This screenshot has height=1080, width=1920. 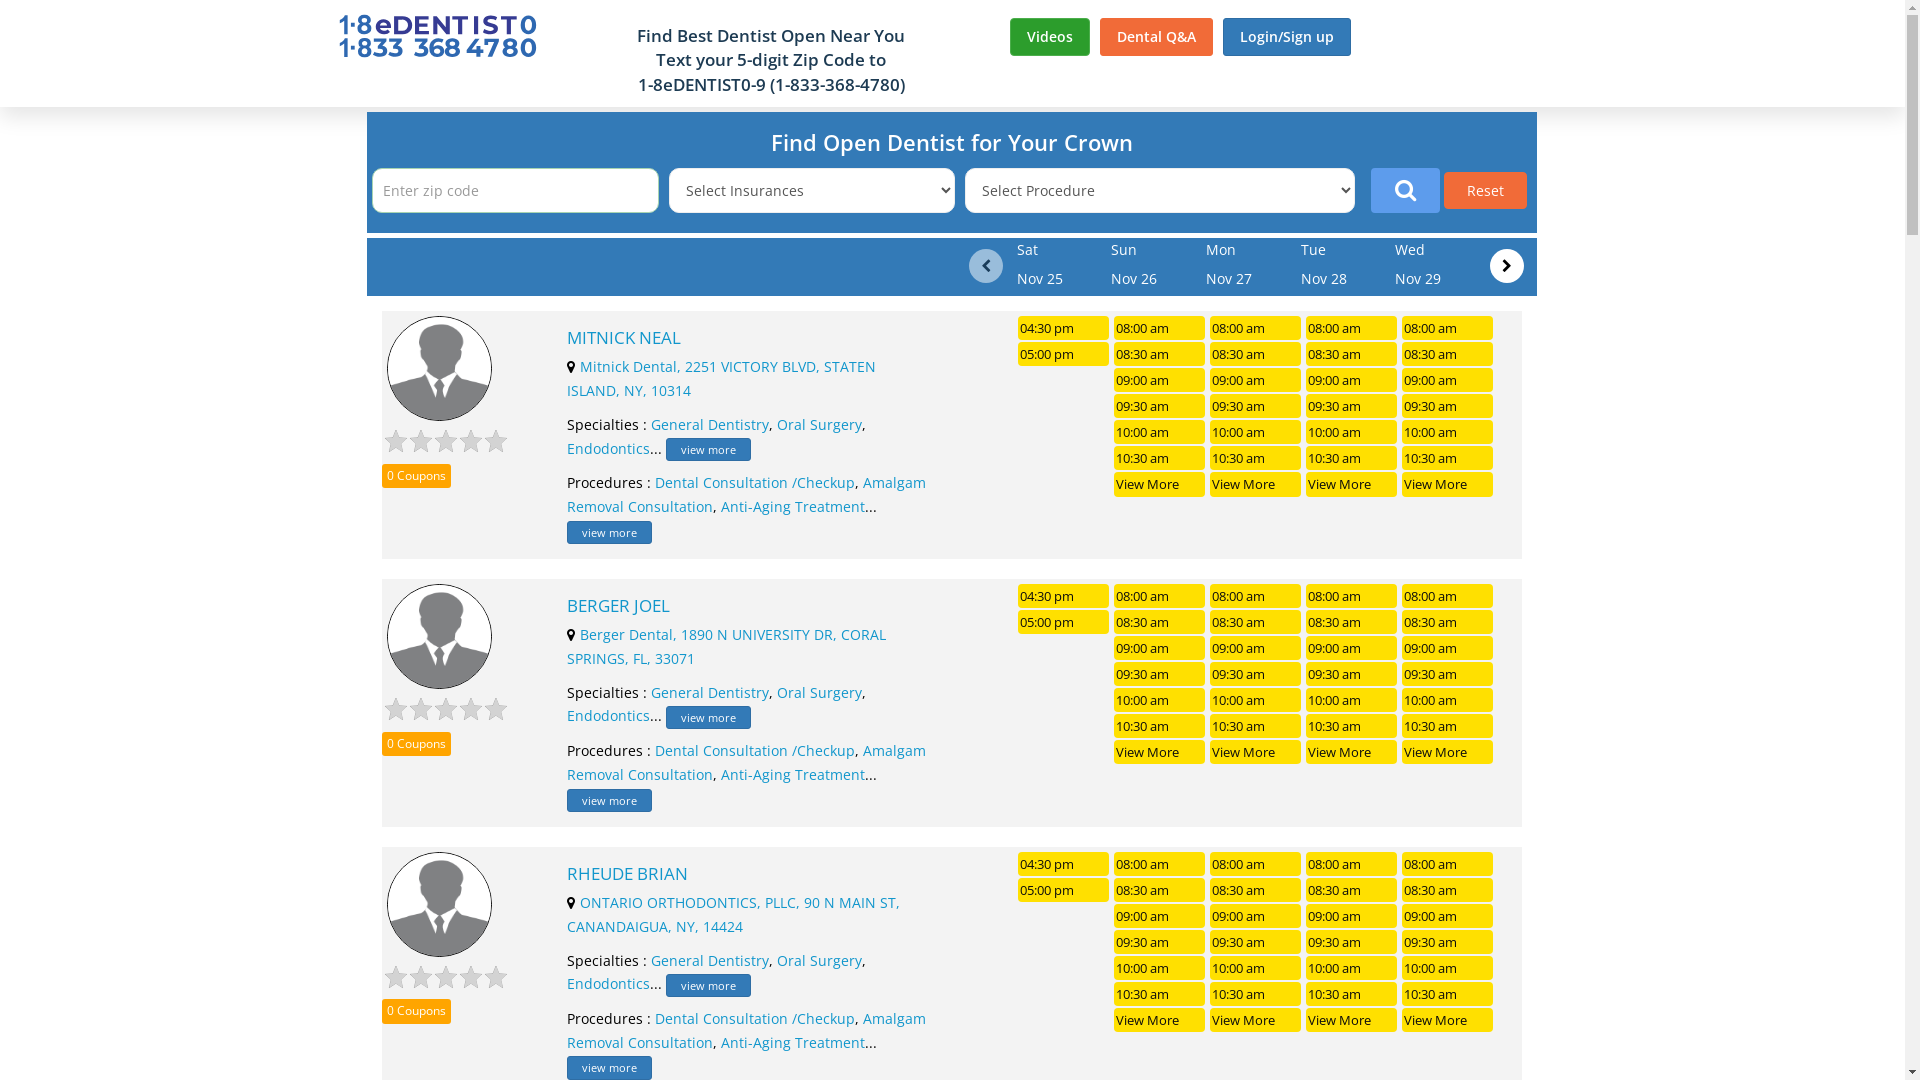 I want to click on '0 Coupons', so click(x=382, y=476).